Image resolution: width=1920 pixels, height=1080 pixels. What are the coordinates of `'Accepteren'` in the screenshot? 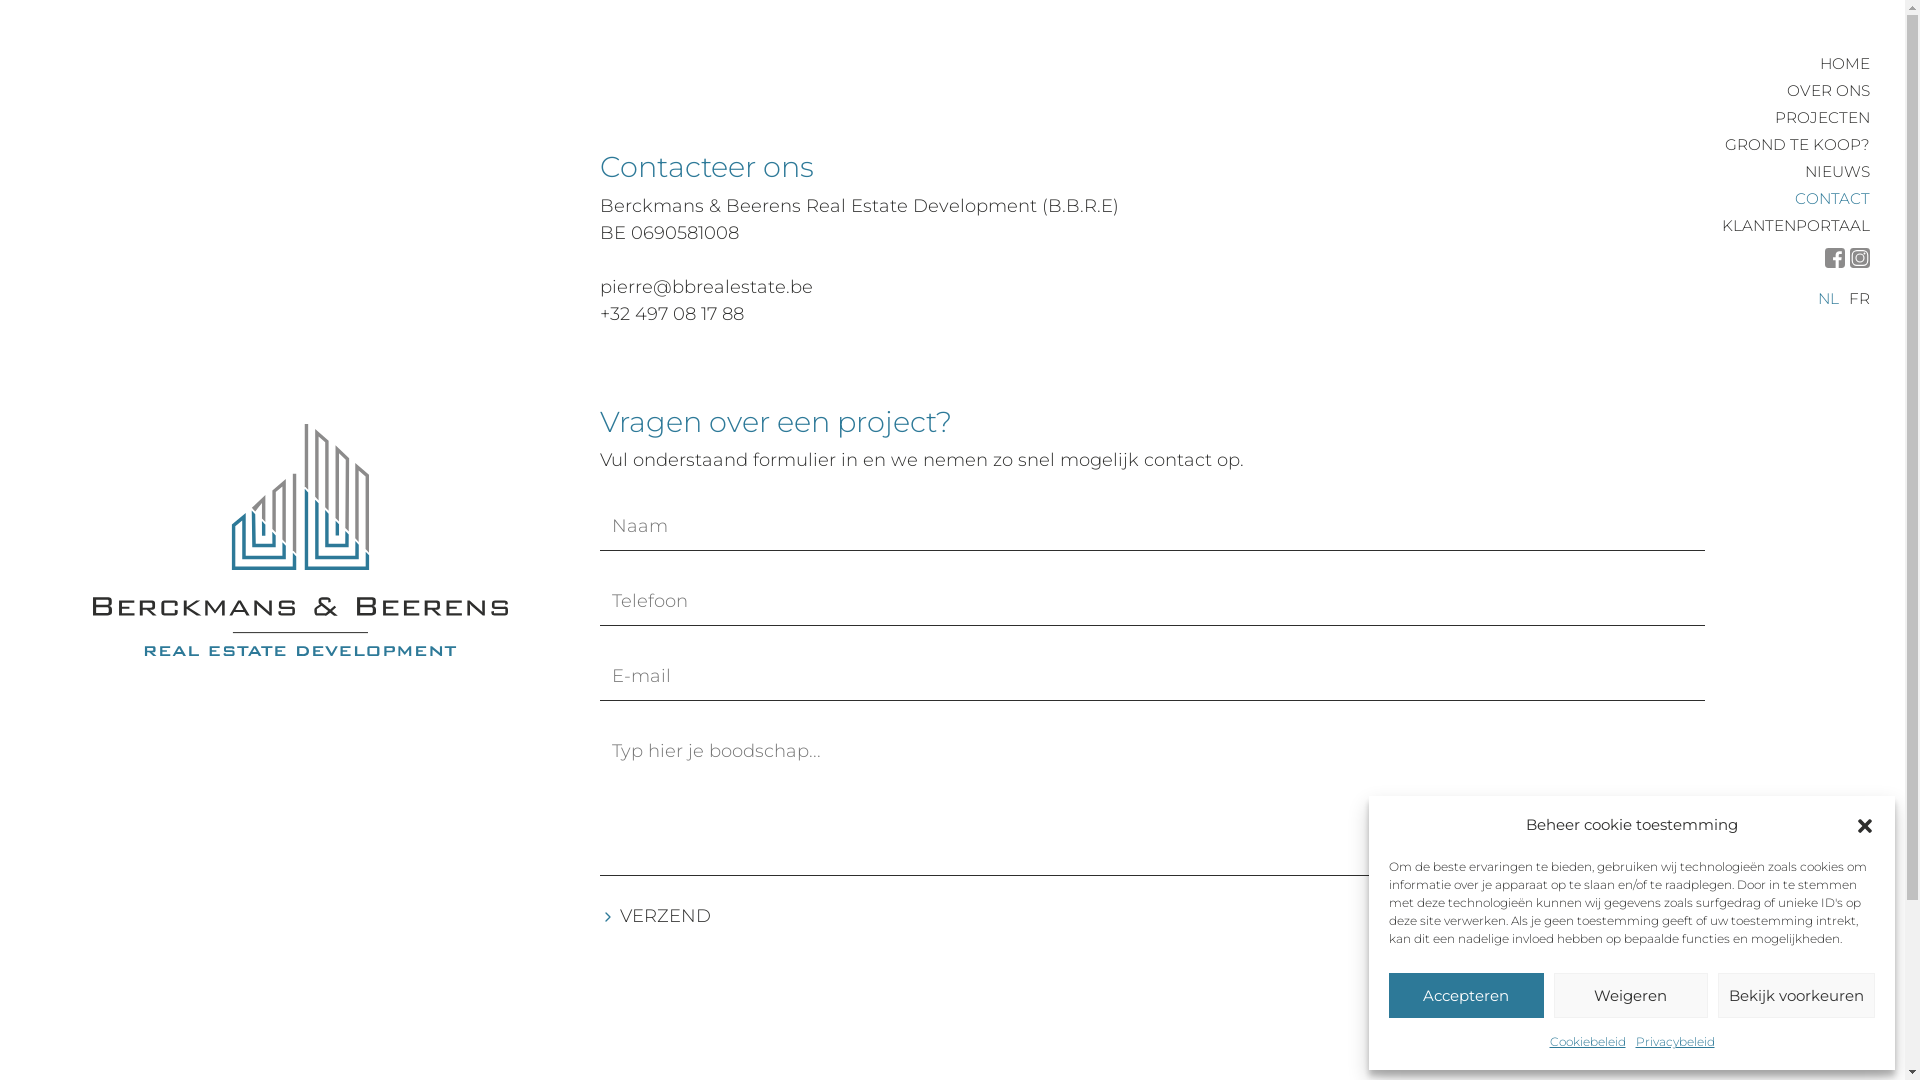 It's located at (1466, 995).